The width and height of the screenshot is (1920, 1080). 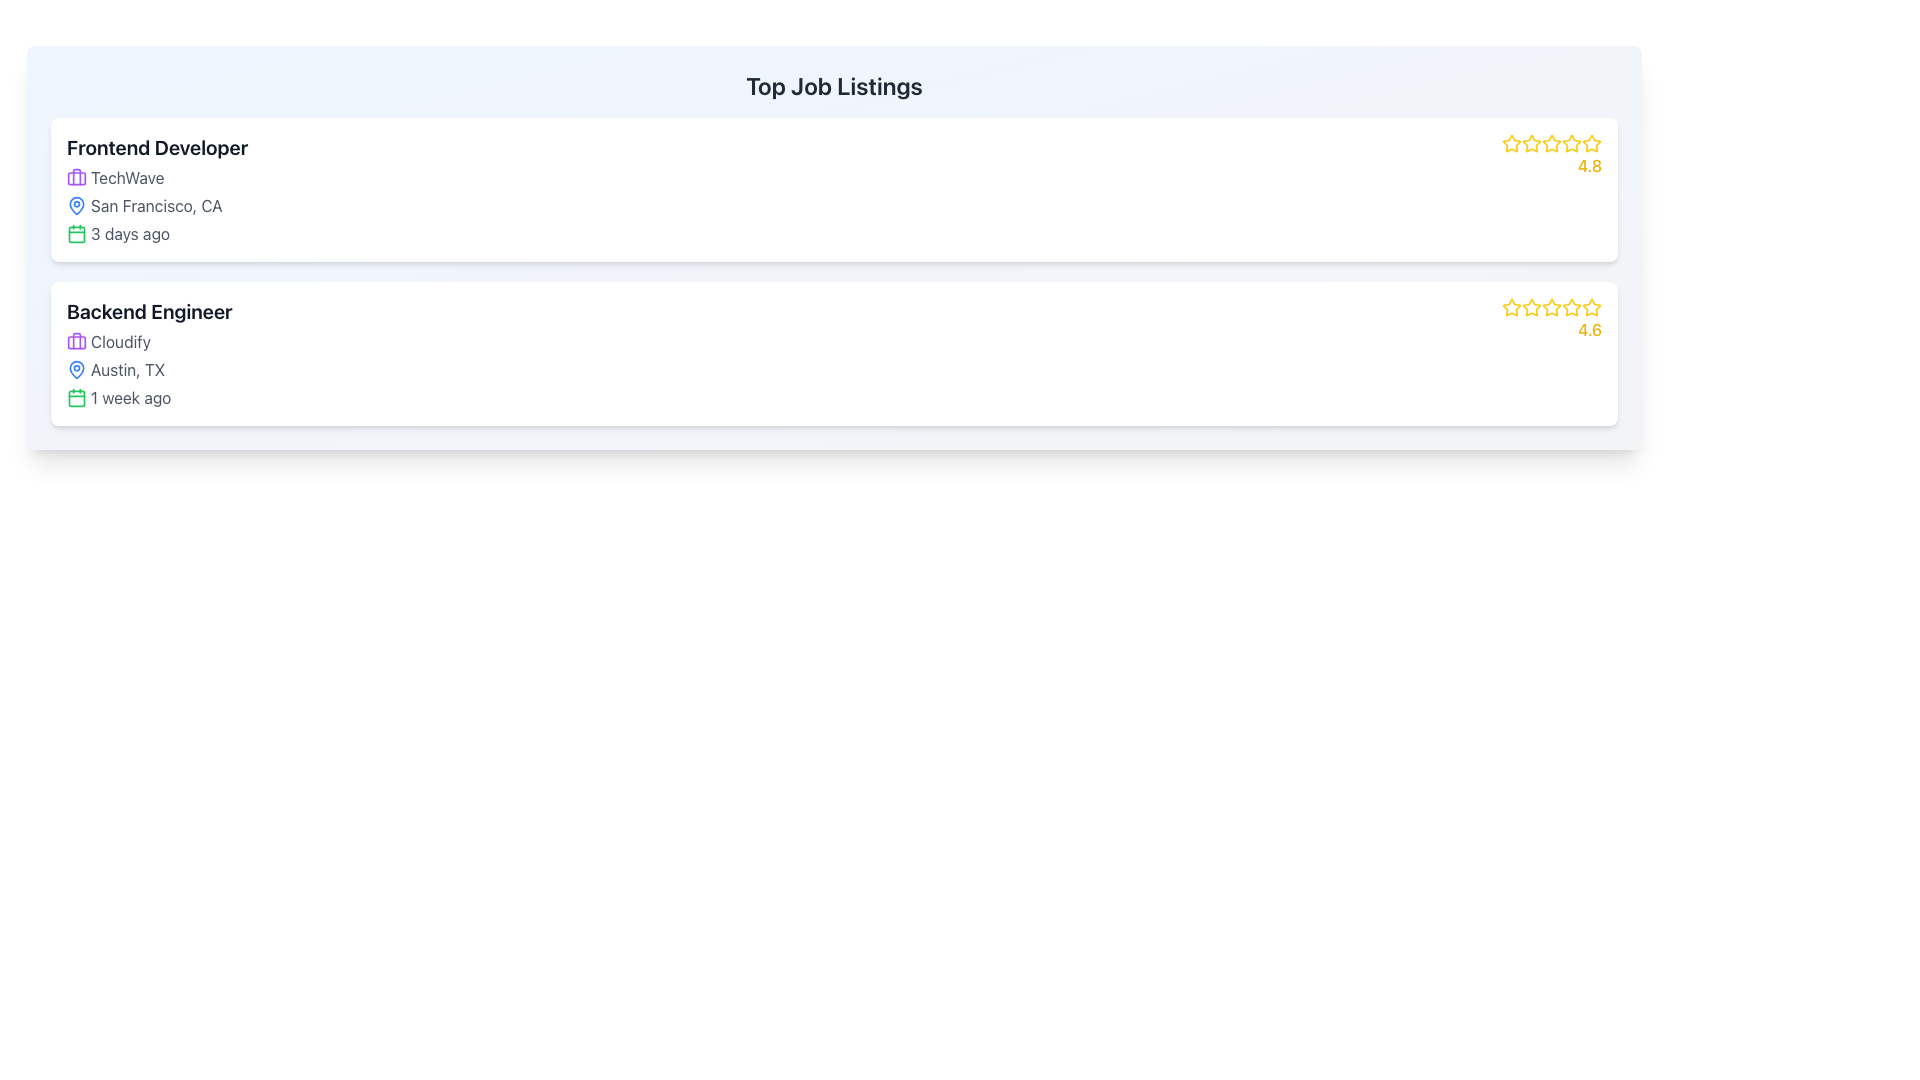 I want to click on the second star icon in the rating system, which is a hollow yellow star next to the '4.6' rating for the 'Backend Engineer' listing, so click(x=1530, y=307).